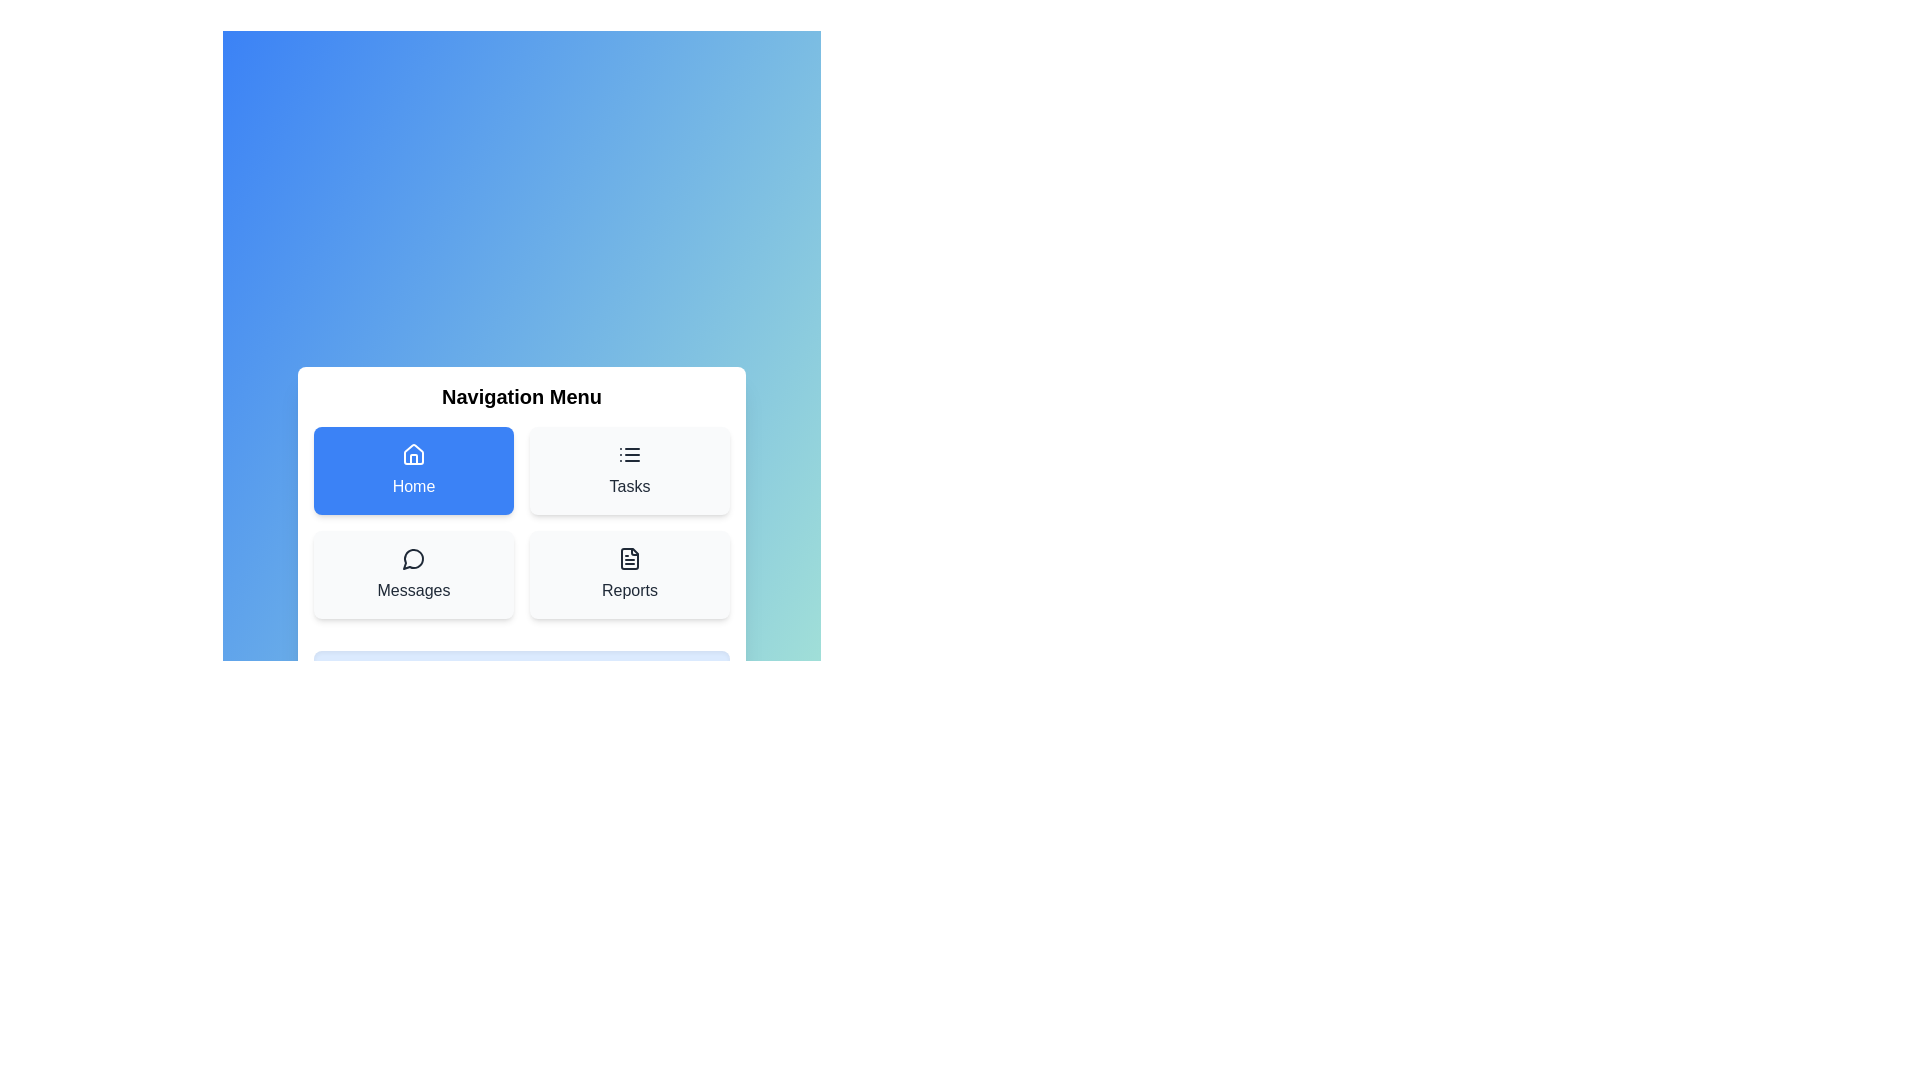 The height and width of the screenshot is (1080, 1920). What do you see at coordinates (412, 470) in the screenshot?
I see `the menu item Home to display its details` at bounding box center [412, 470].